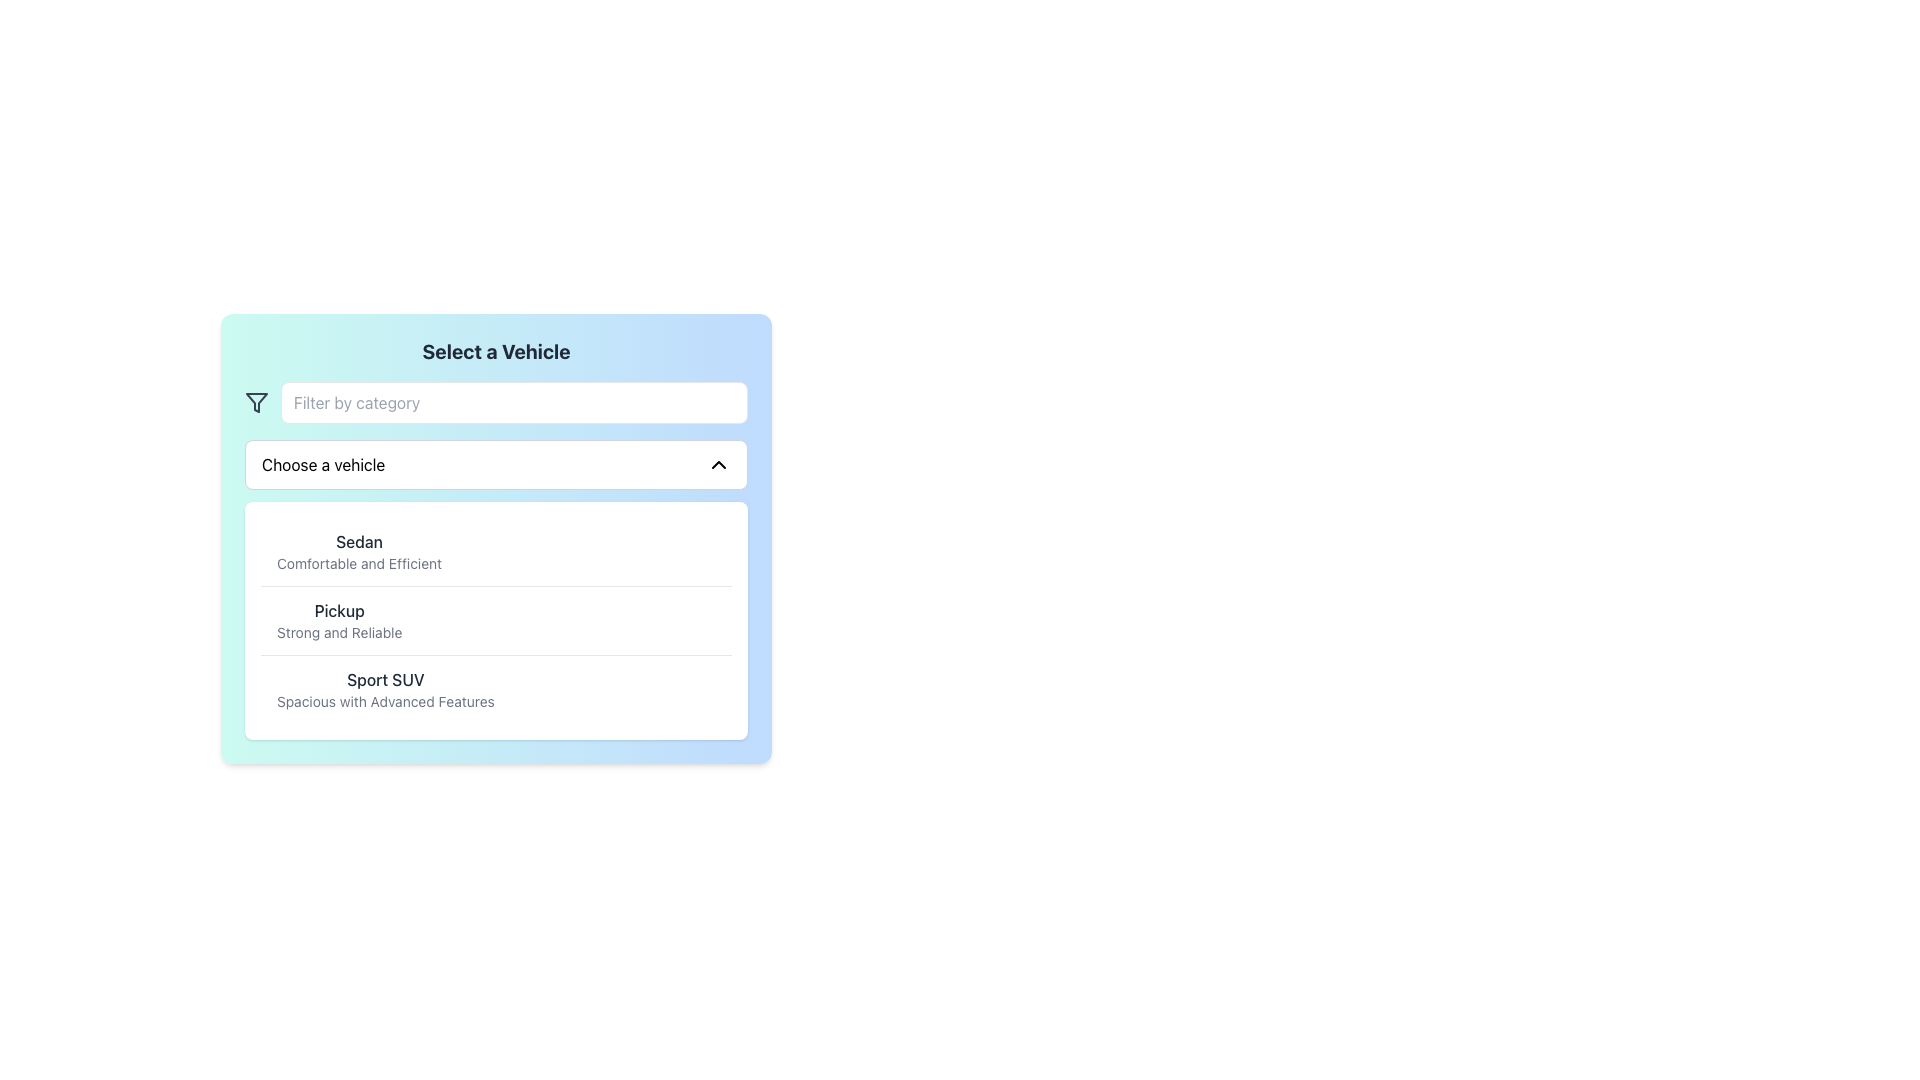 The height and width of the screenshot is (1080, 1920). Describe the element at coordinates (496, 620) in the screenshot. I see `one of the selectable vehicle type options in the A list component located below the 'Choose a vehicle' dropdown and above the bottom edge of the interface` at that location.